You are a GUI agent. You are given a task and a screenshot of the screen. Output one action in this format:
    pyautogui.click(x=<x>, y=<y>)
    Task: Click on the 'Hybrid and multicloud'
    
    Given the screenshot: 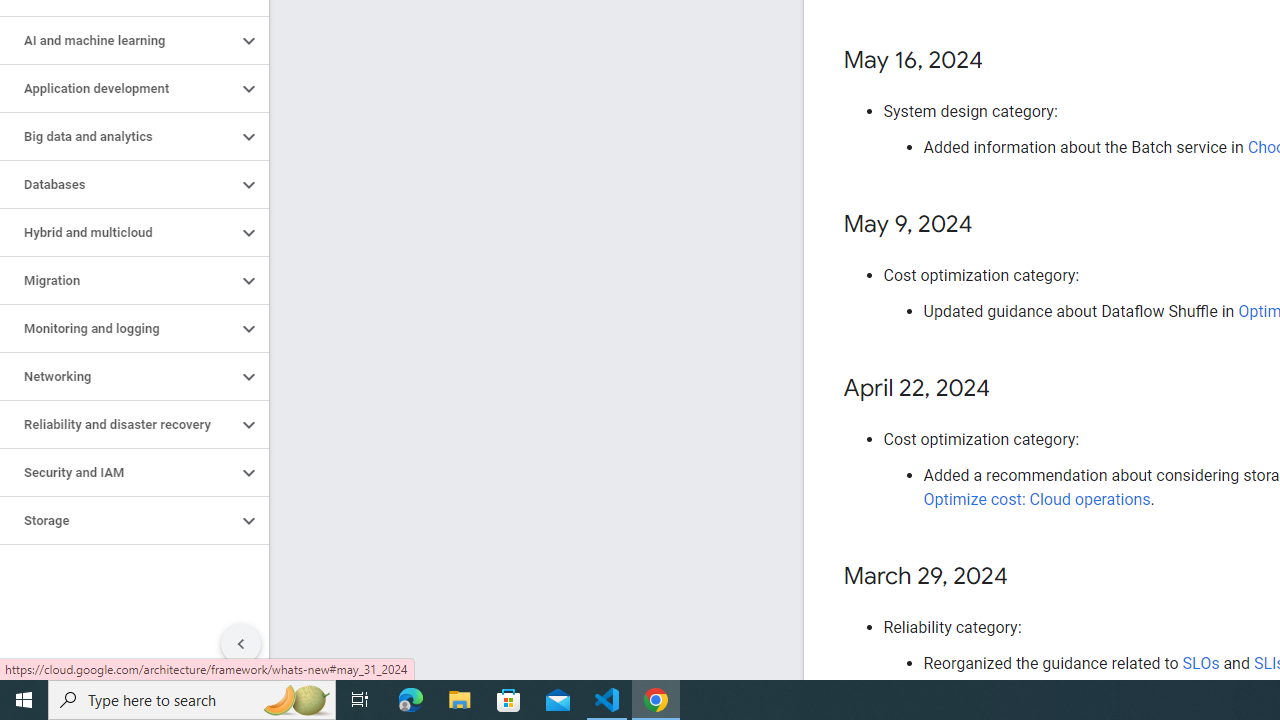 What is the action you would take?
    pyautogui.click(x=117, y=231)
    